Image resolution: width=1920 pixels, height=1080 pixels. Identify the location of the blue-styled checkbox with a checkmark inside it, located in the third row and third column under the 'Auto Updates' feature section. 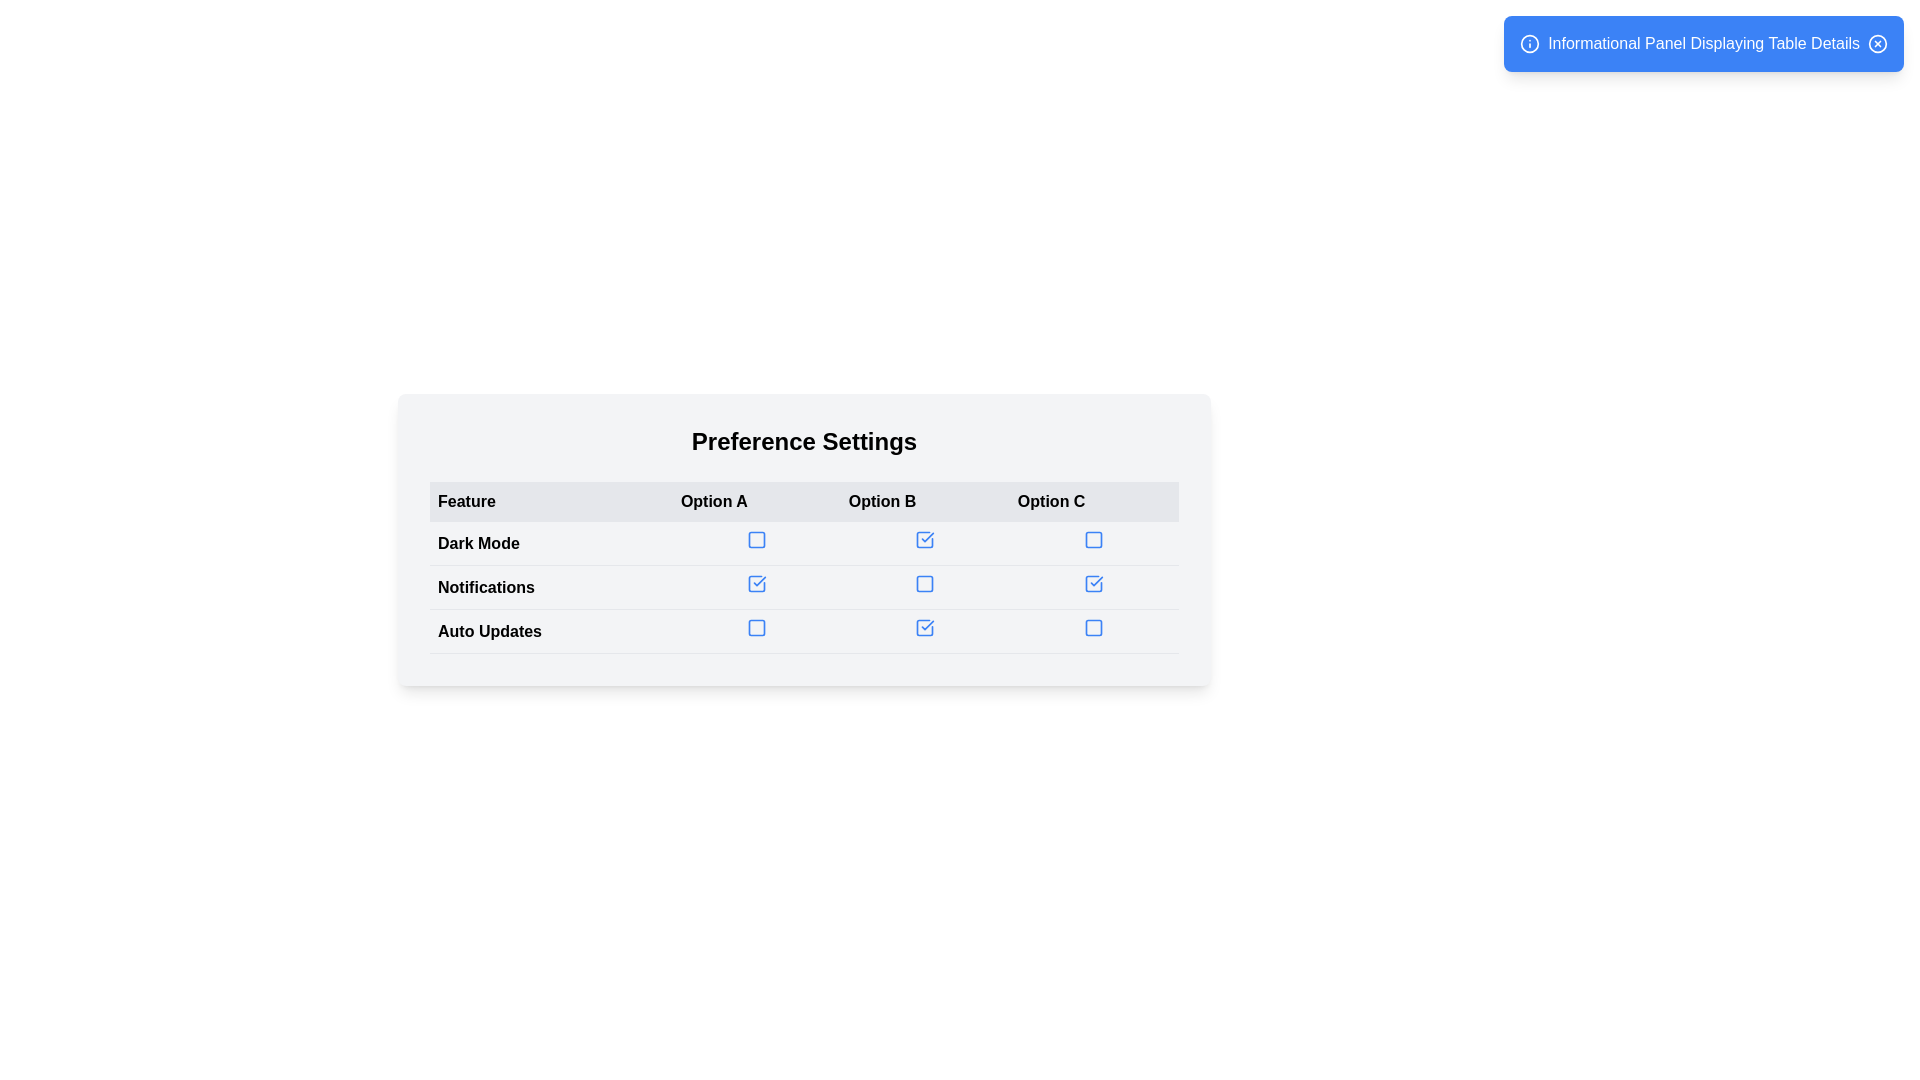
(924, 631).